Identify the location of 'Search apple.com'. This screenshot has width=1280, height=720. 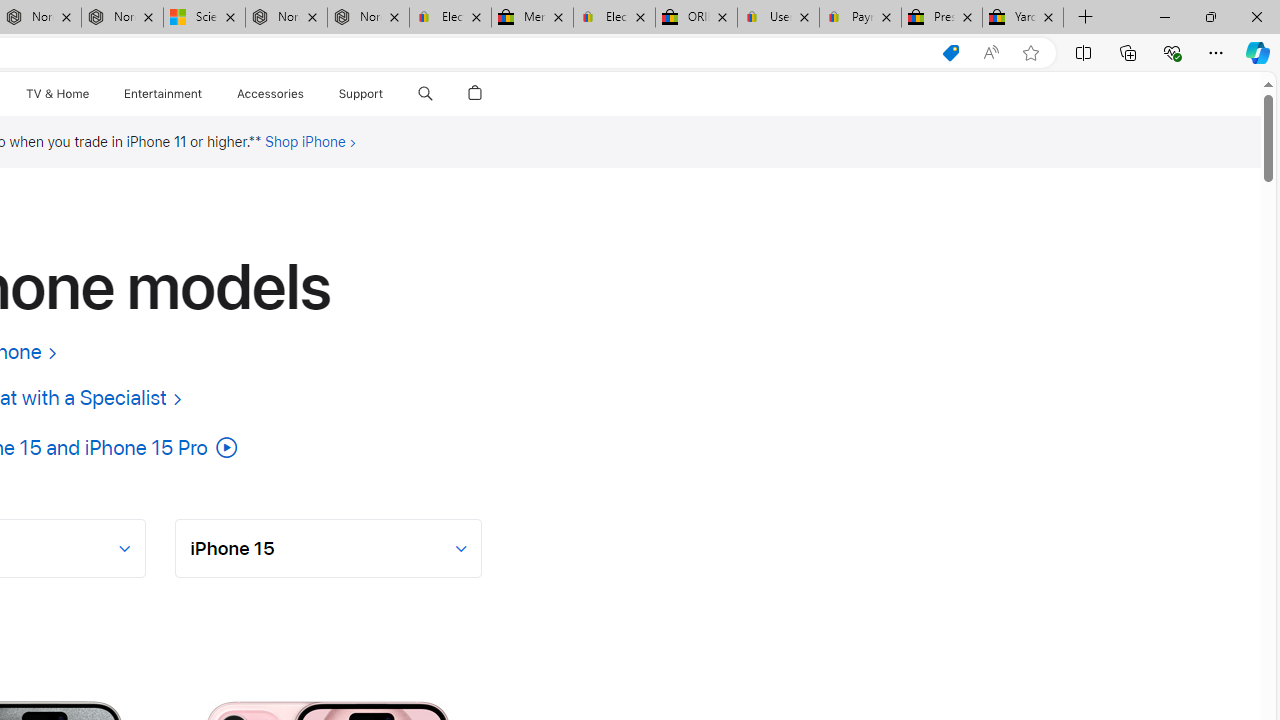
(424, 93).